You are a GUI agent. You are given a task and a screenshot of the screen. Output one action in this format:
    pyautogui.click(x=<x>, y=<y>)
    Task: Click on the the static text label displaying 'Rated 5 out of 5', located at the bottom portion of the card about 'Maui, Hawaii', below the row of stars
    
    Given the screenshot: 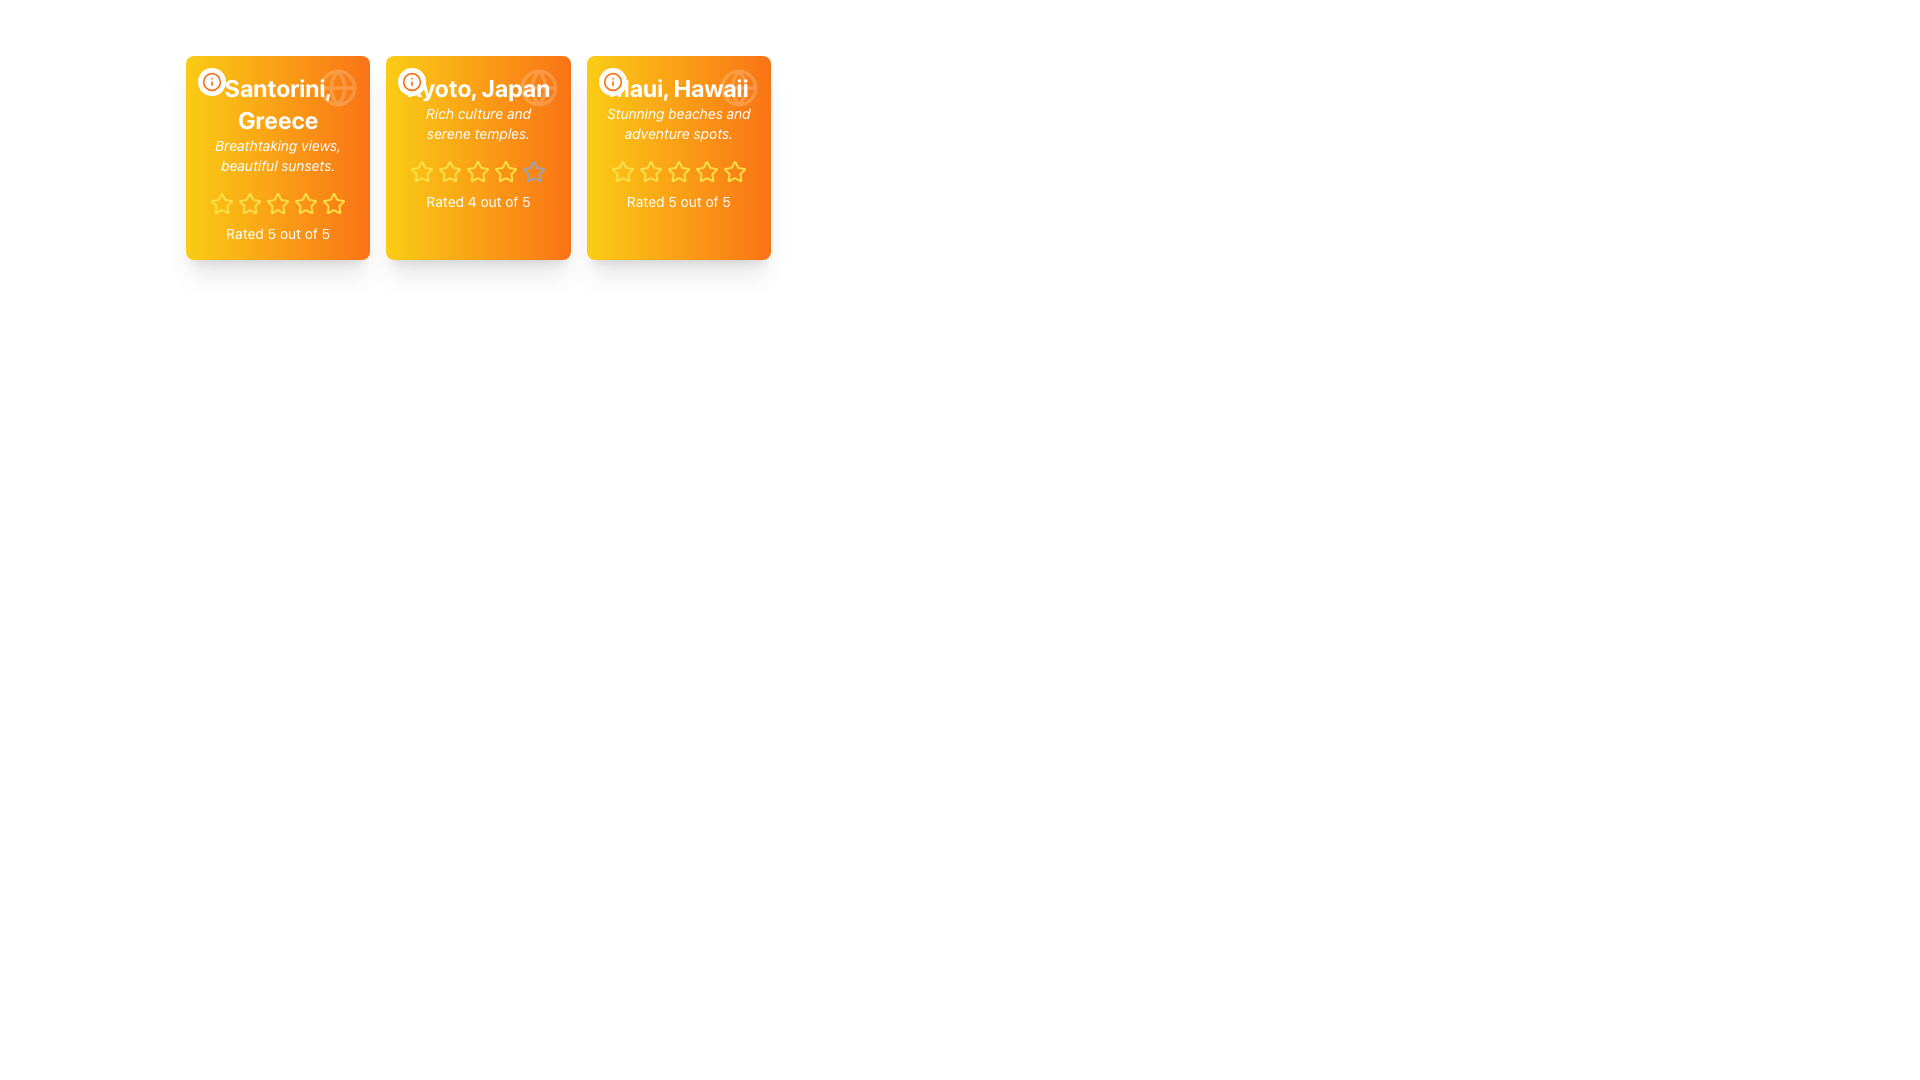 What is the action you would take?
    pyautogui.click(x=678, y=201)
    